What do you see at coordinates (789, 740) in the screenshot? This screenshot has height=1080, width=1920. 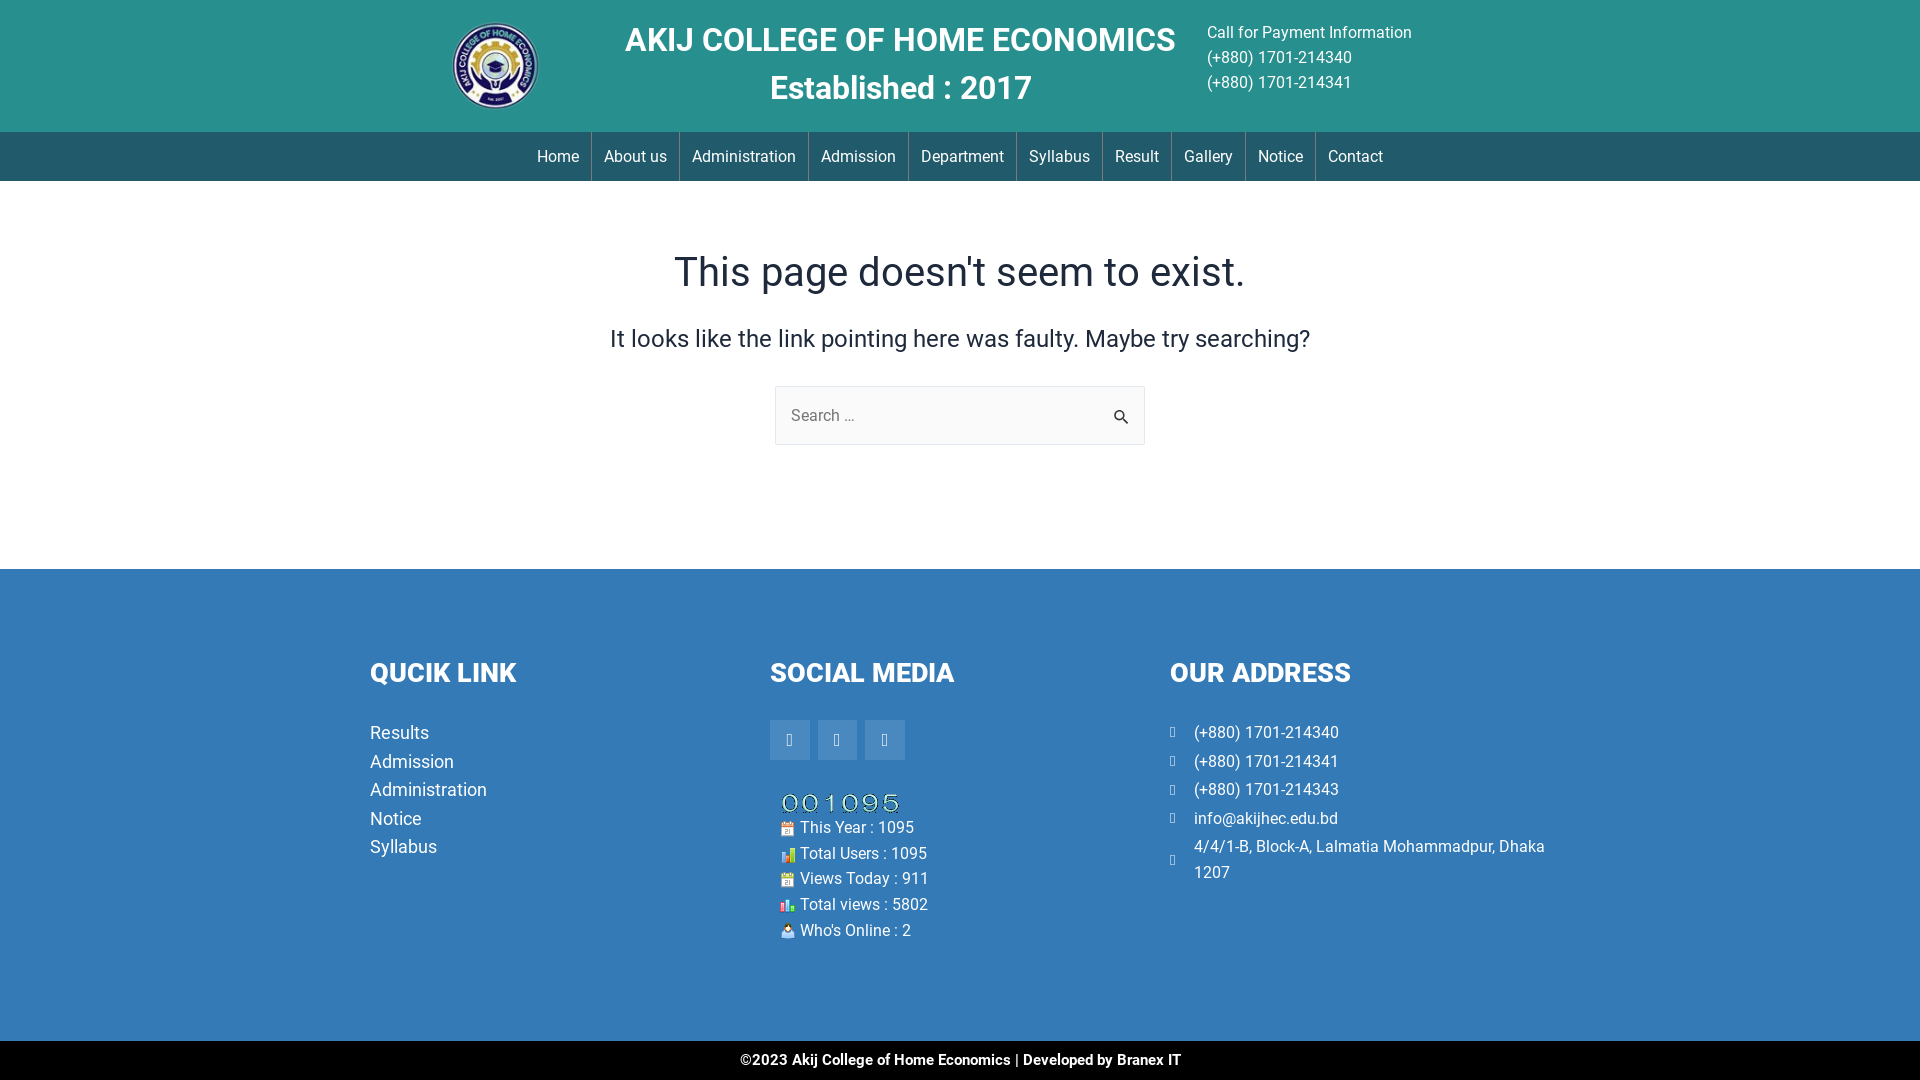 I see `'Facebook-f'` at bounding box center [789, 740].